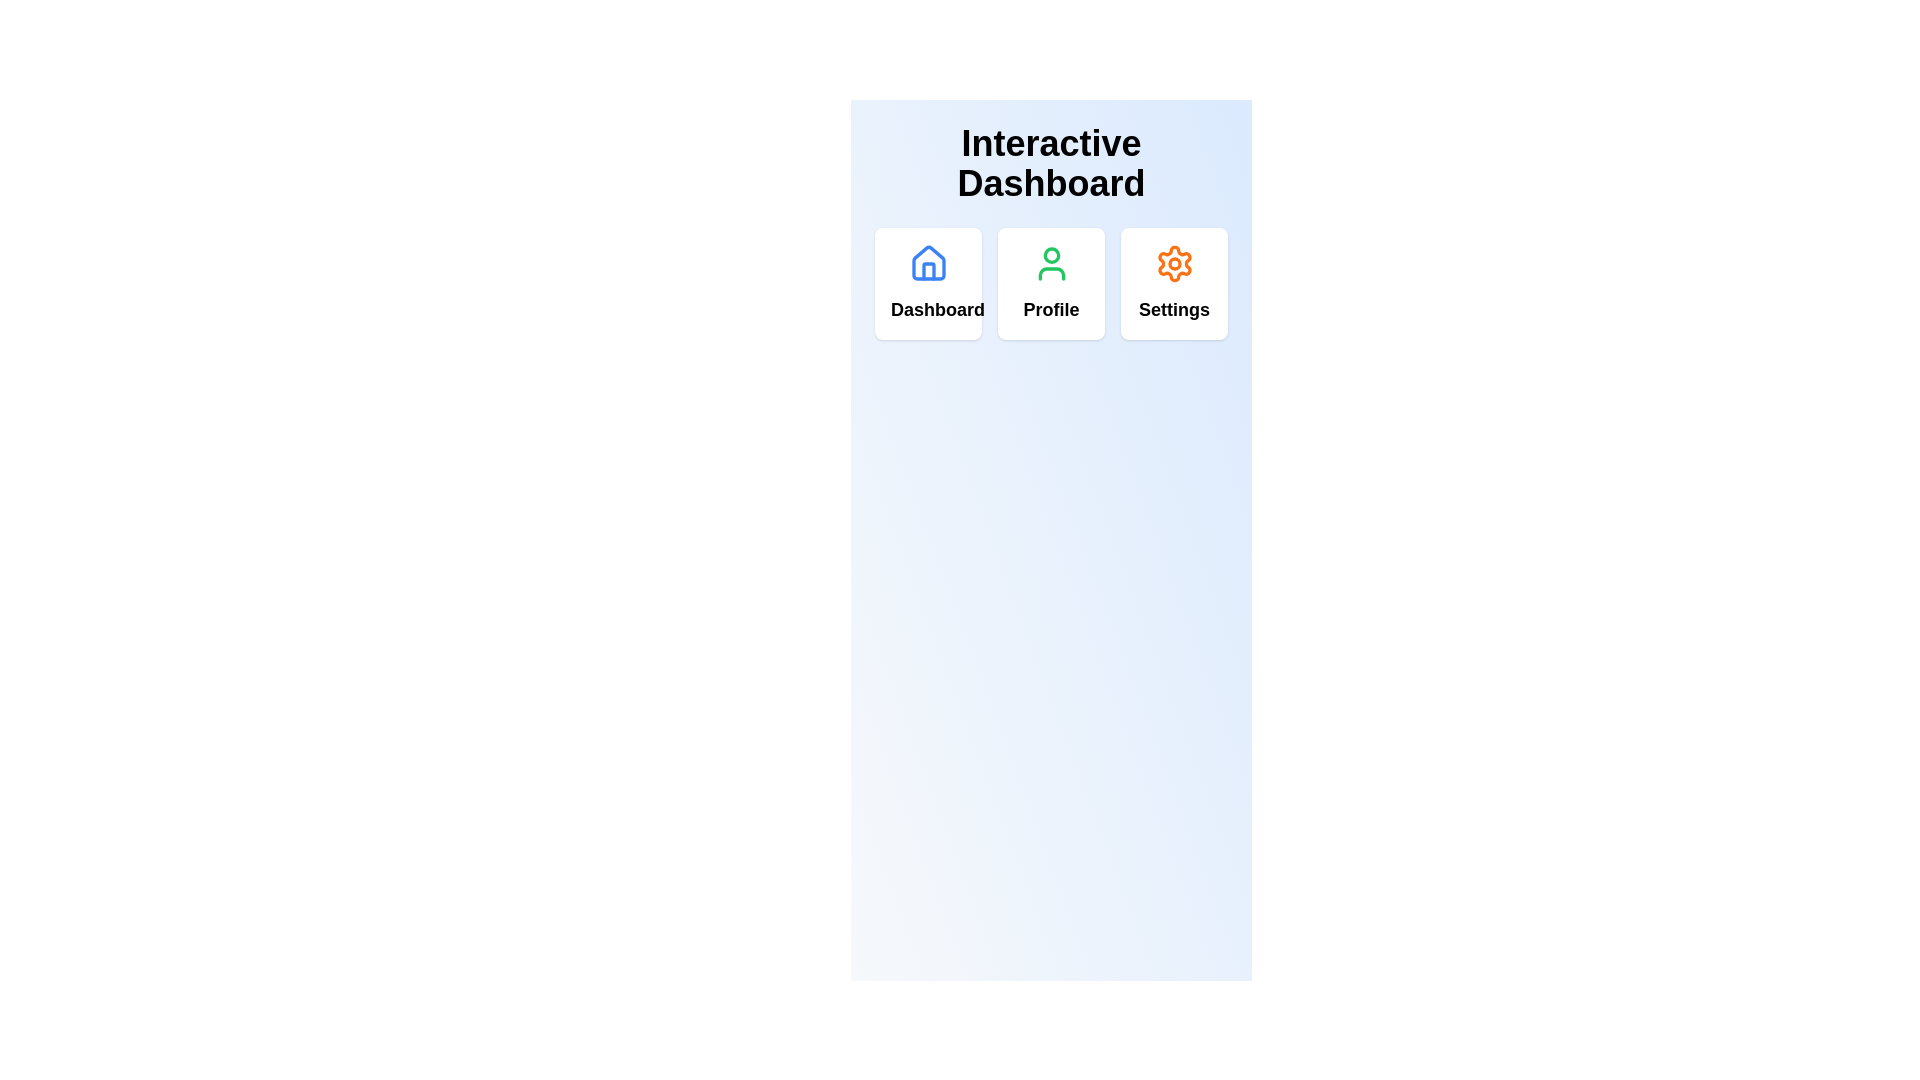 The width and height of the screenshot is (1920, 1080). Describe the element at coordinates (1174, 309) in the screenshot. I see `the text element displaying 'Settings', which is located below the gear-like orange icon within the rightmost card of three cards` at that location.